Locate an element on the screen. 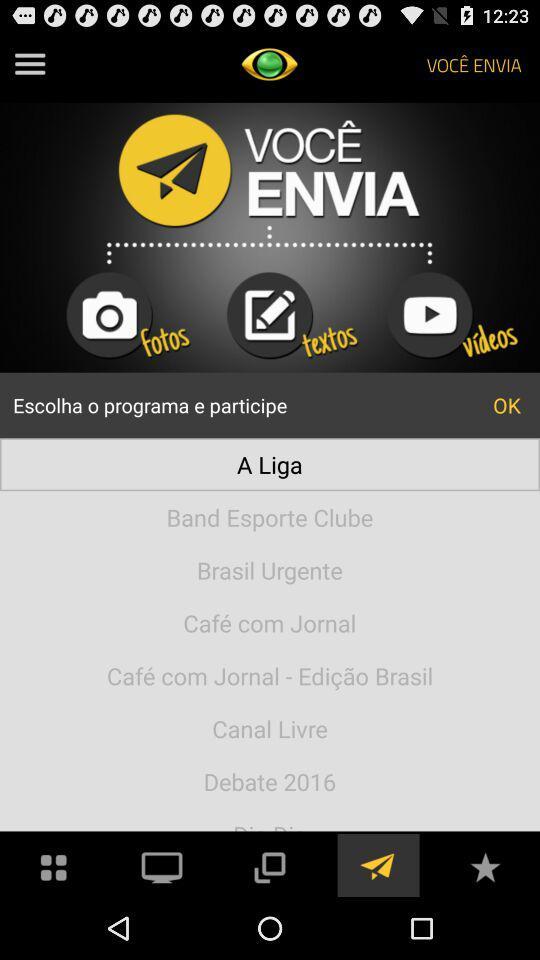  display menu options is located at coordinates (29, 64).